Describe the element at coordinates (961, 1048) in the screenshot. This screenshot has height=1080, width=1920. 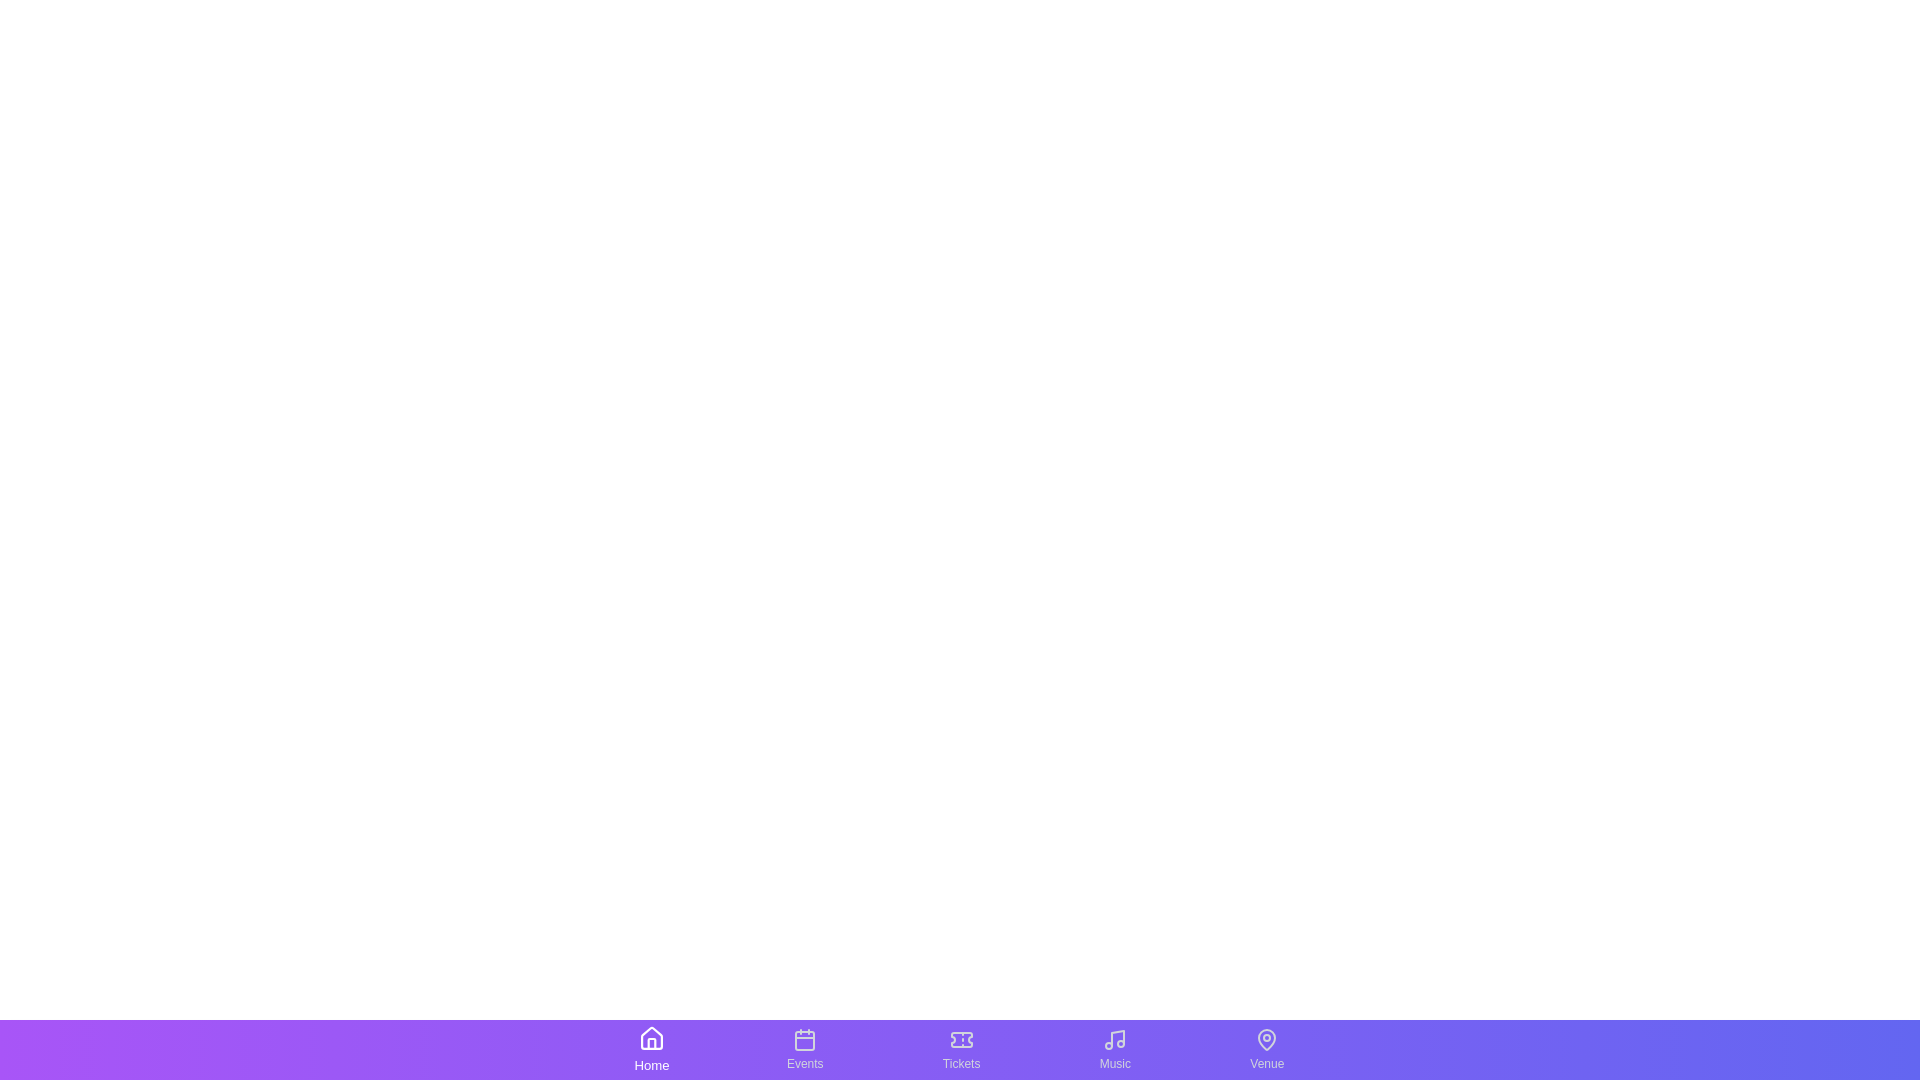
I see `the tab labeled Tickets` at that location.